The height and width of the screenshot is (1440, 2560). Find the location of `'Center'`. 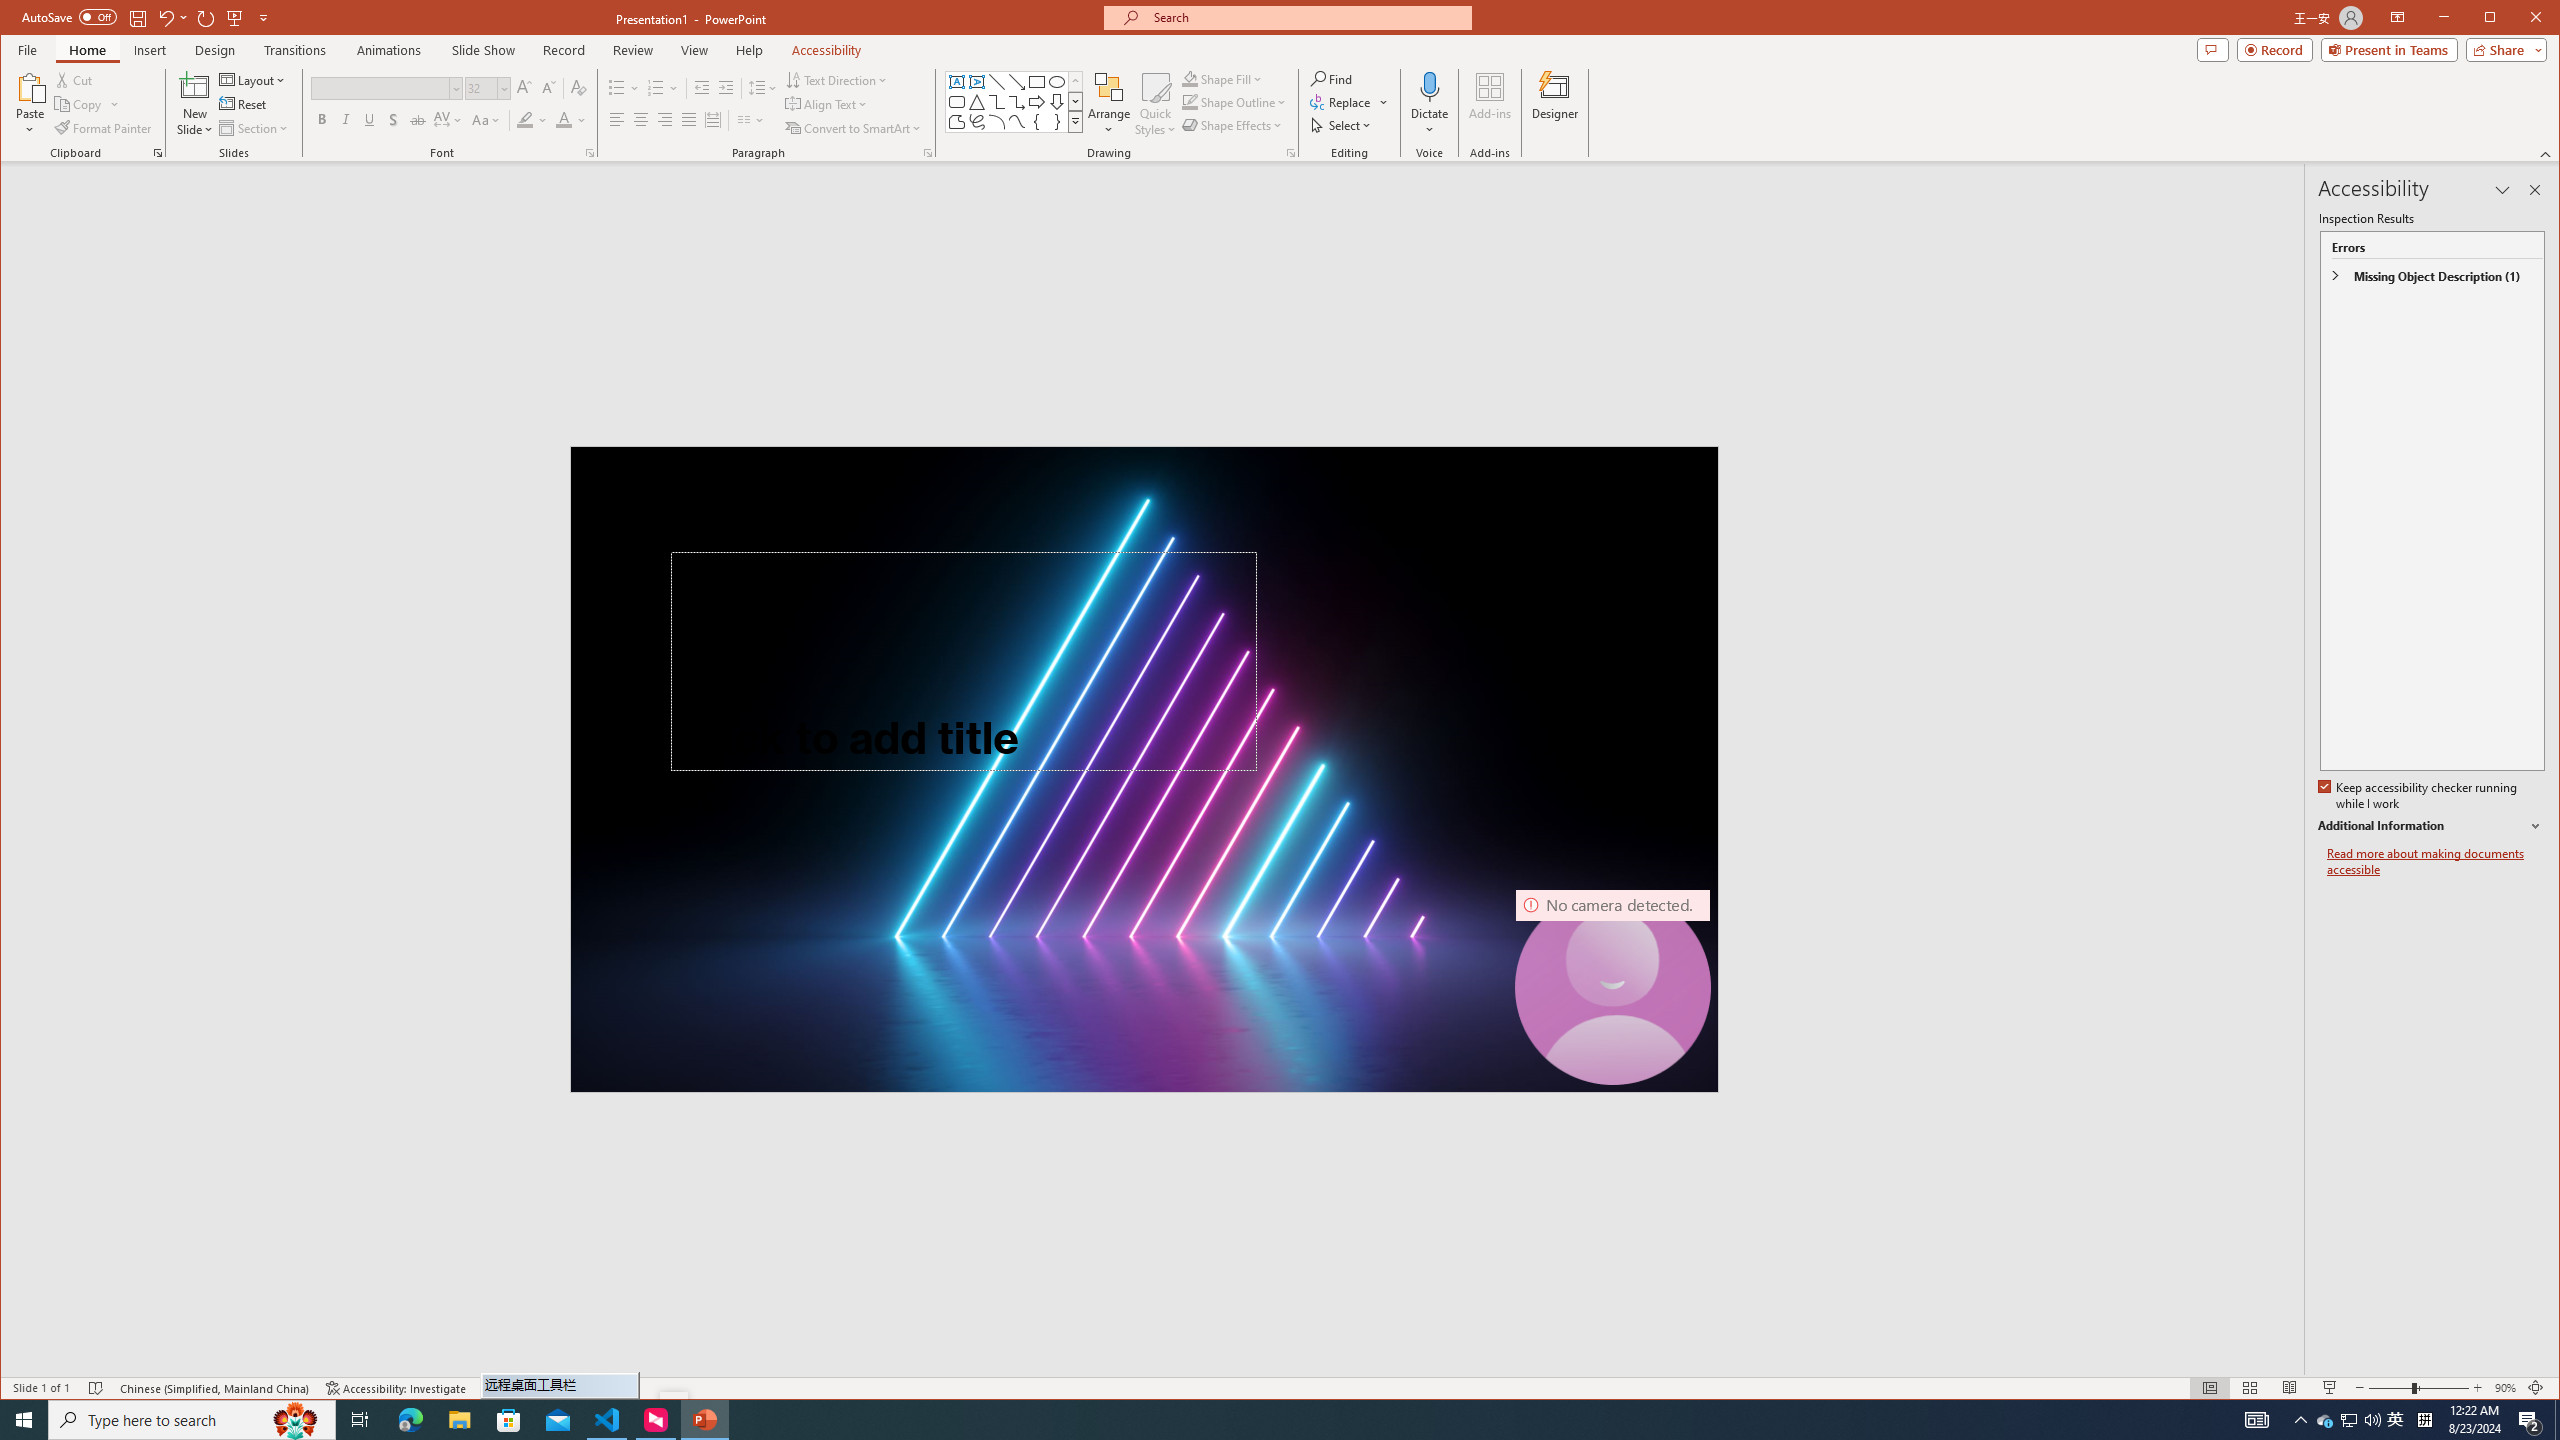

'Center' is located at coordinates (640, 119).